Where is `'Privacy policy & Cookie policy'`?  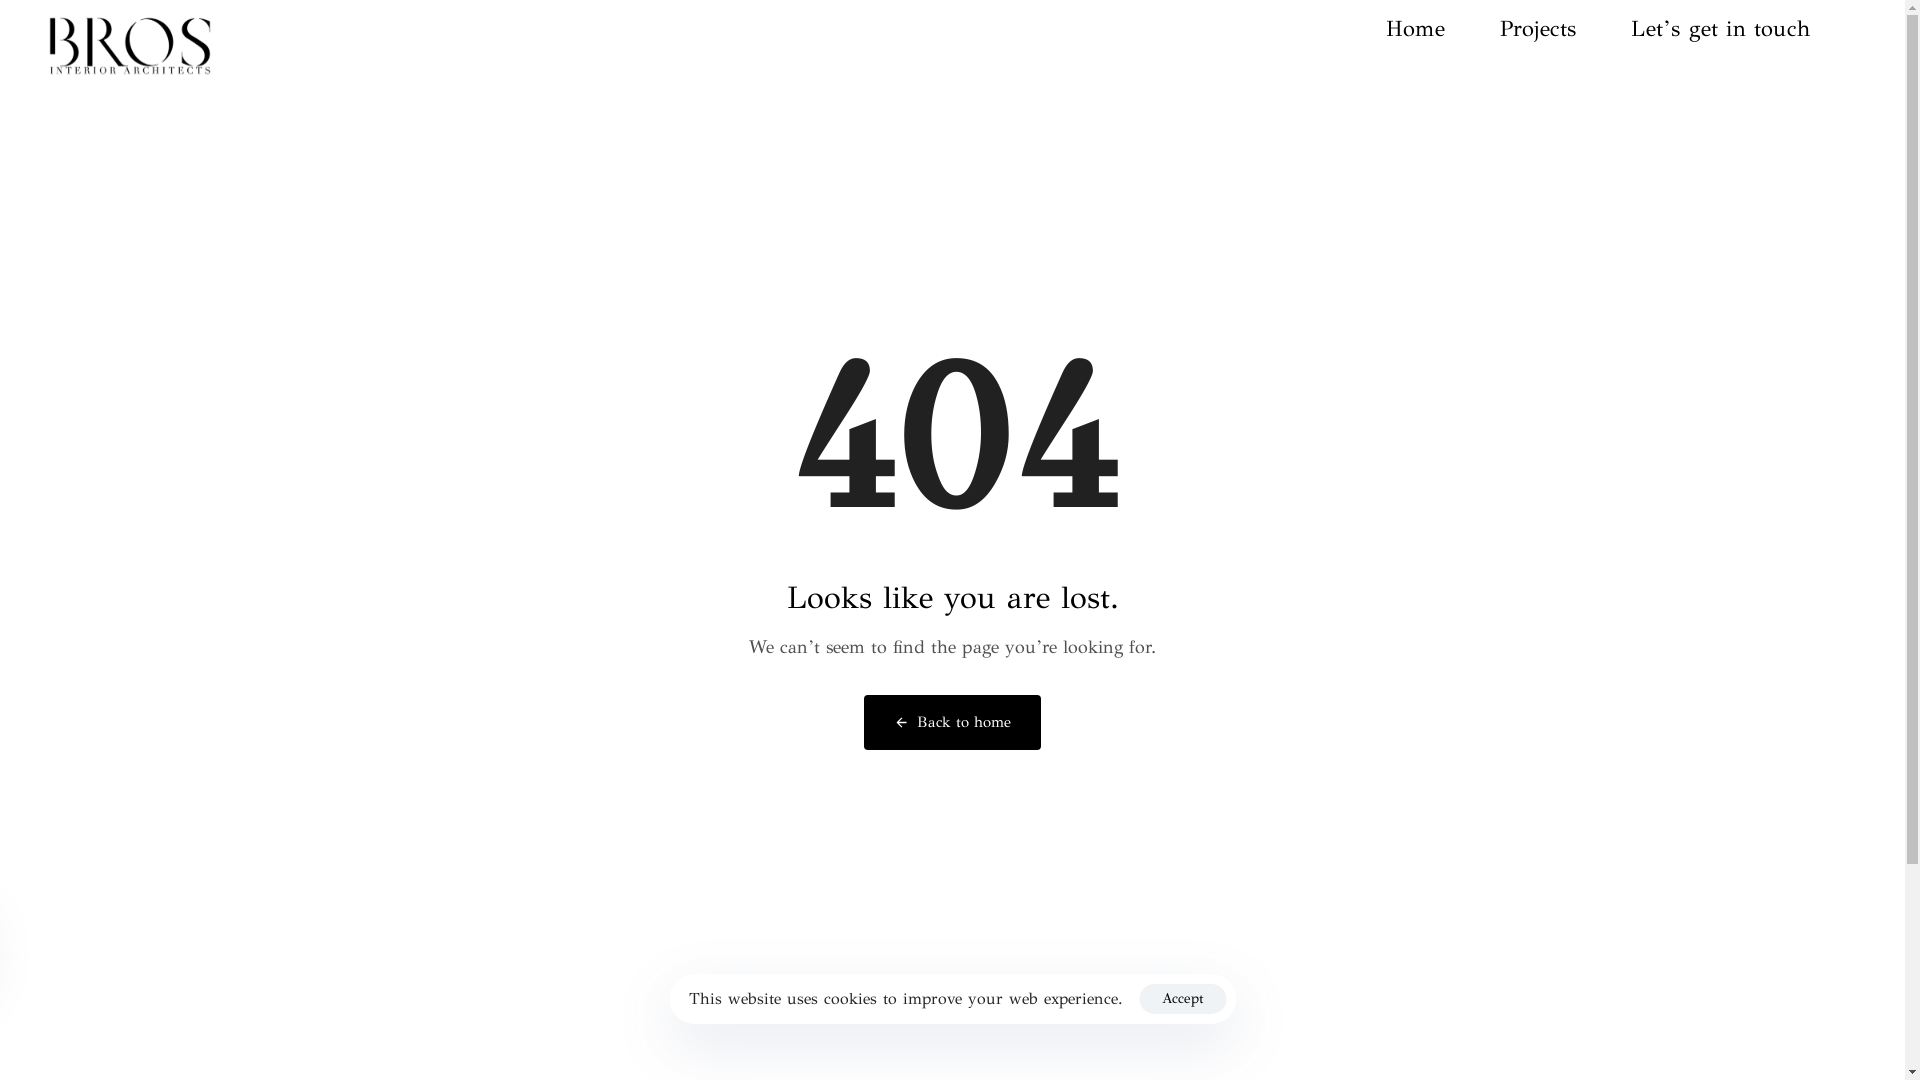
'Privacy policy & Cookie policy' is located at coordinates (950, 999).